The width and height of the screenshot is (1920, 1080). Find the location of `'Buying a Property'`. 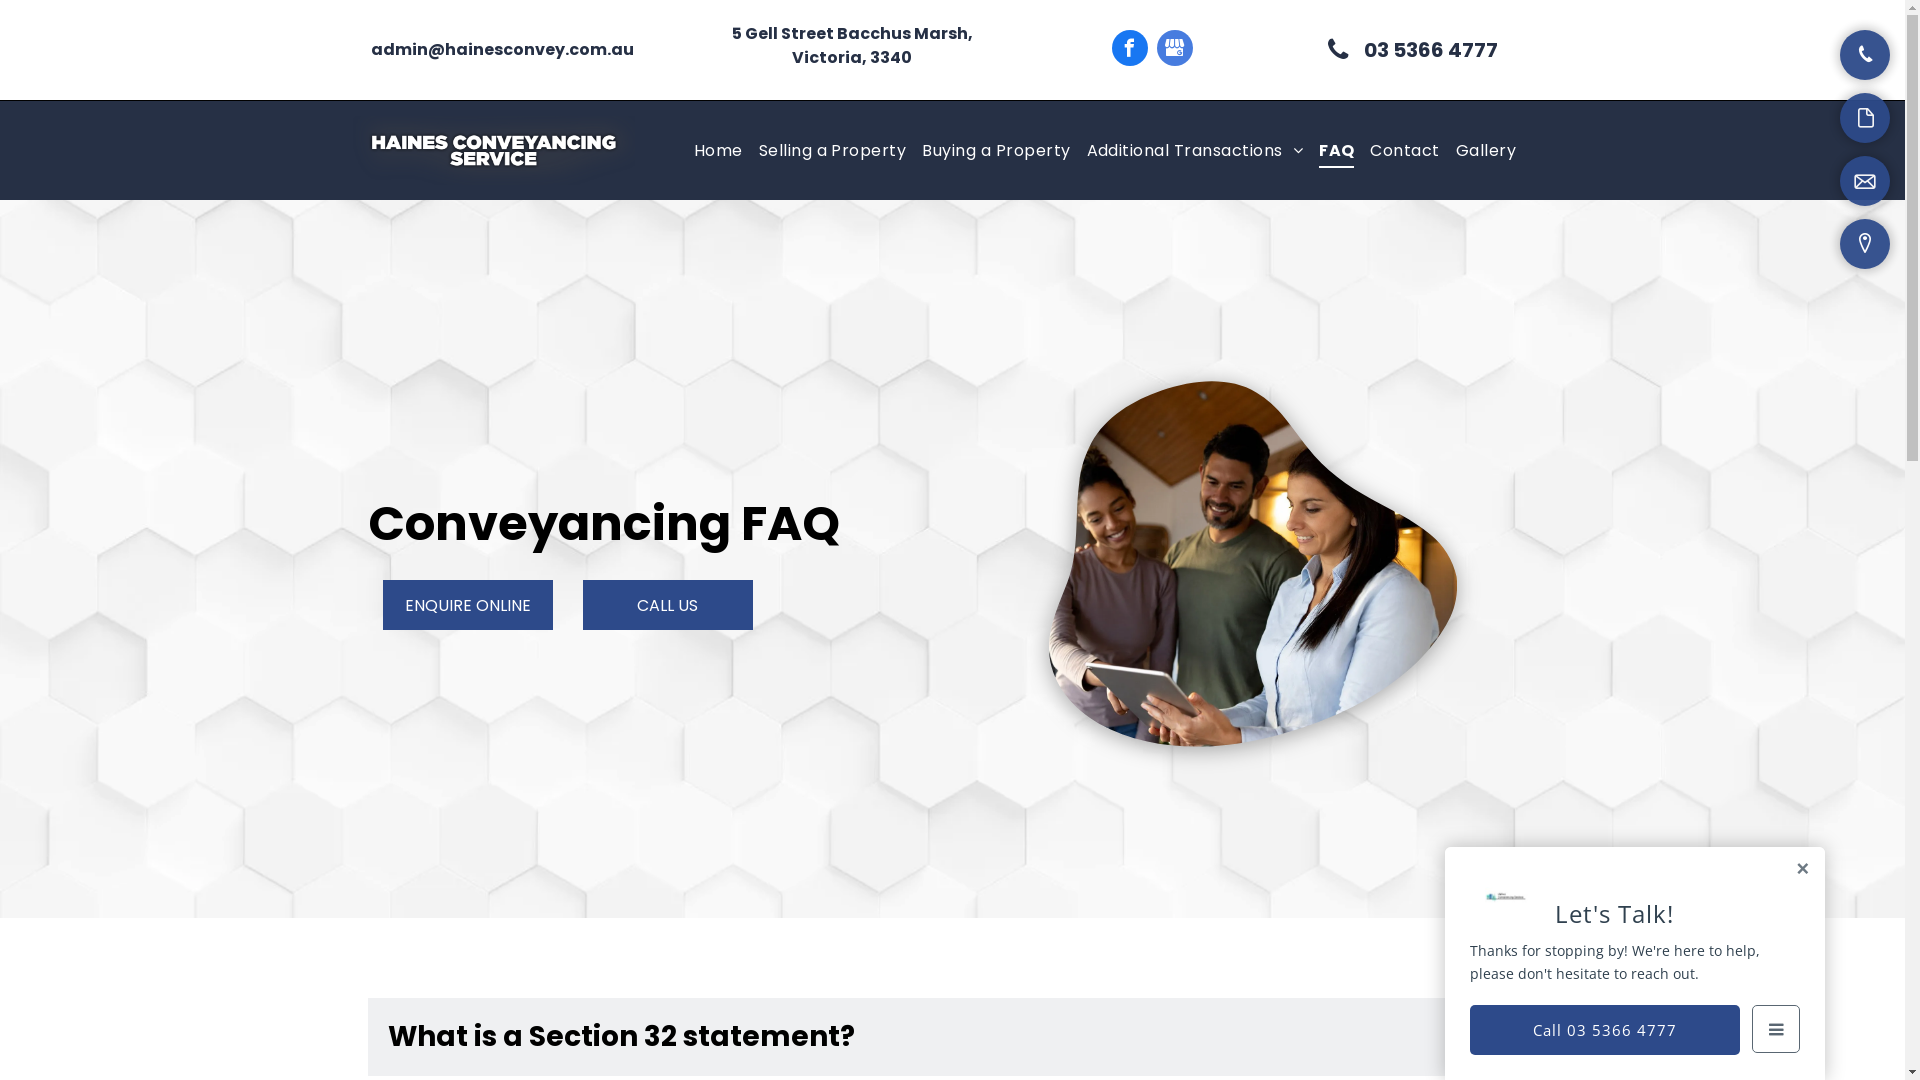

'Buying a Property' is located at coordinates (995, 149).